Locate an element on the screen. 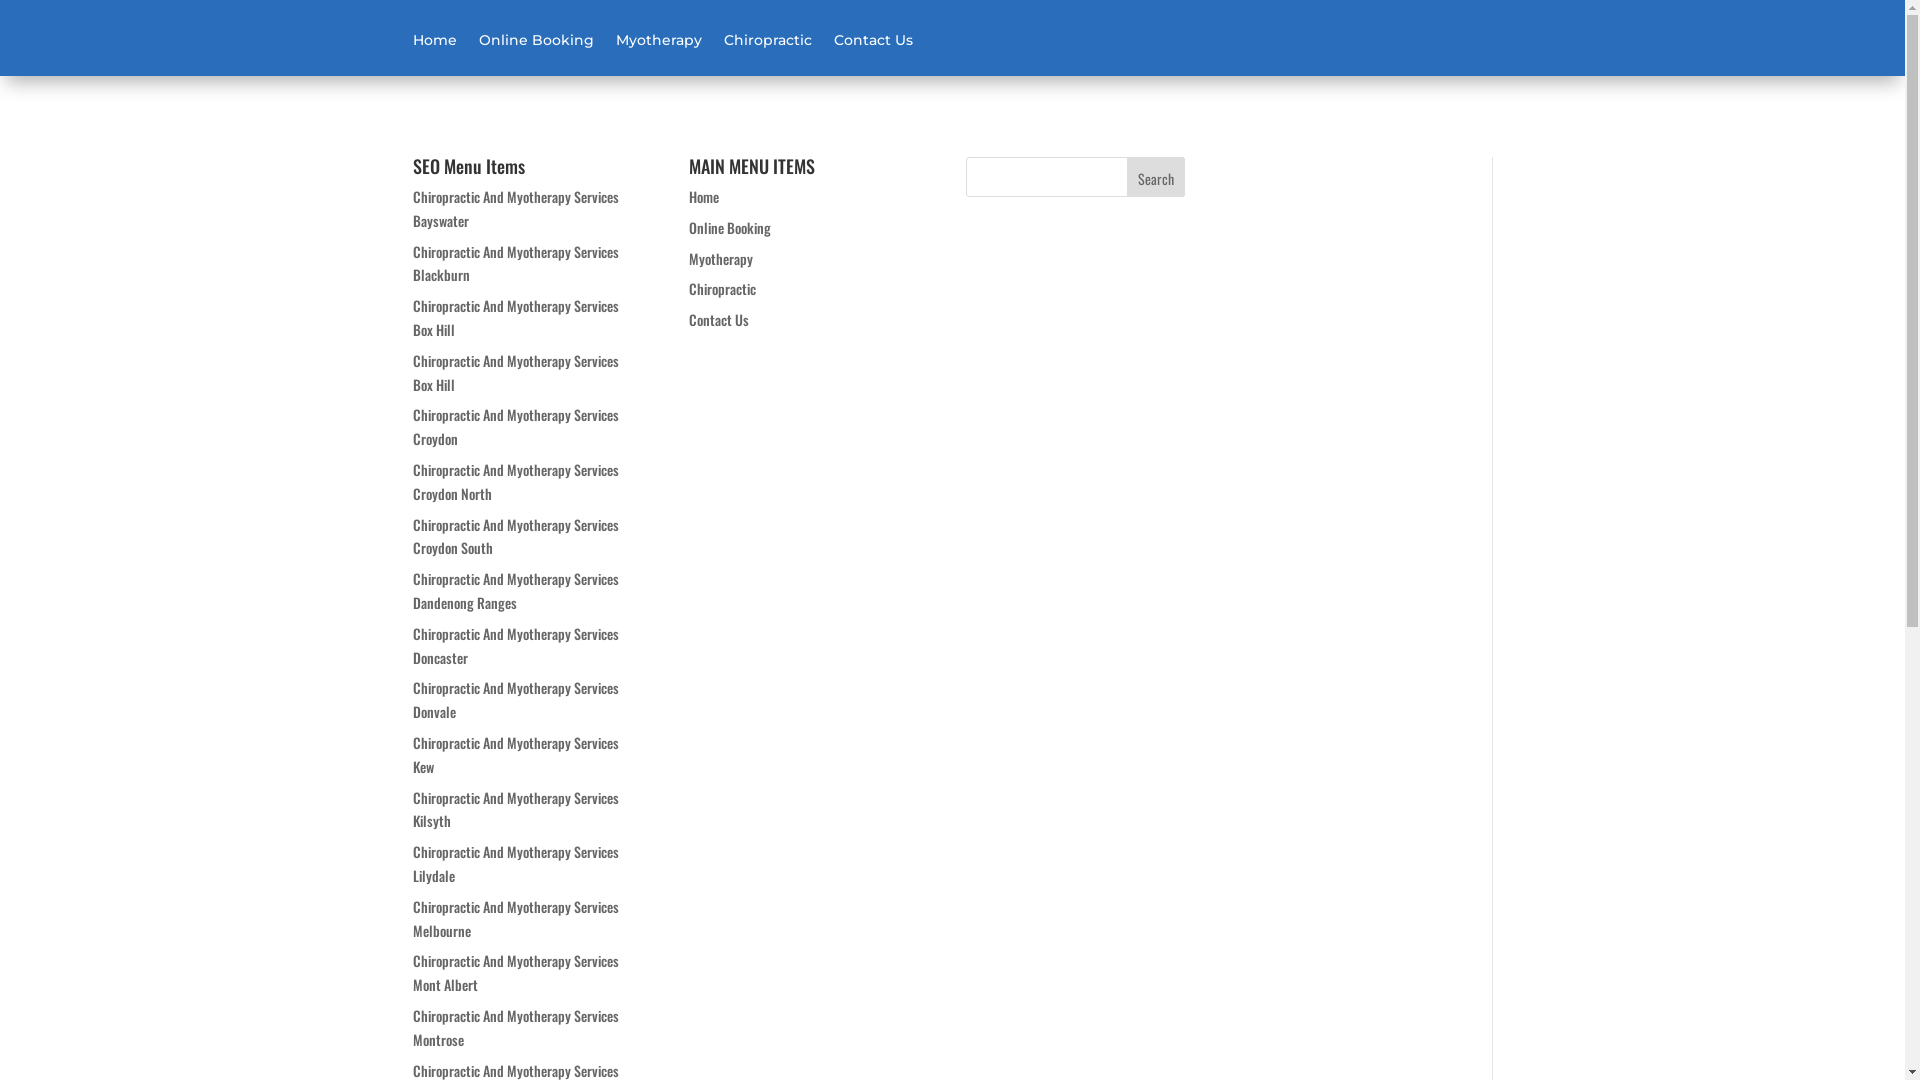 The height and width of the screenshot is (1080, 1920). 'Chiropractic And Myotherapy Services Donvale' is located at coordinates (514, 698).